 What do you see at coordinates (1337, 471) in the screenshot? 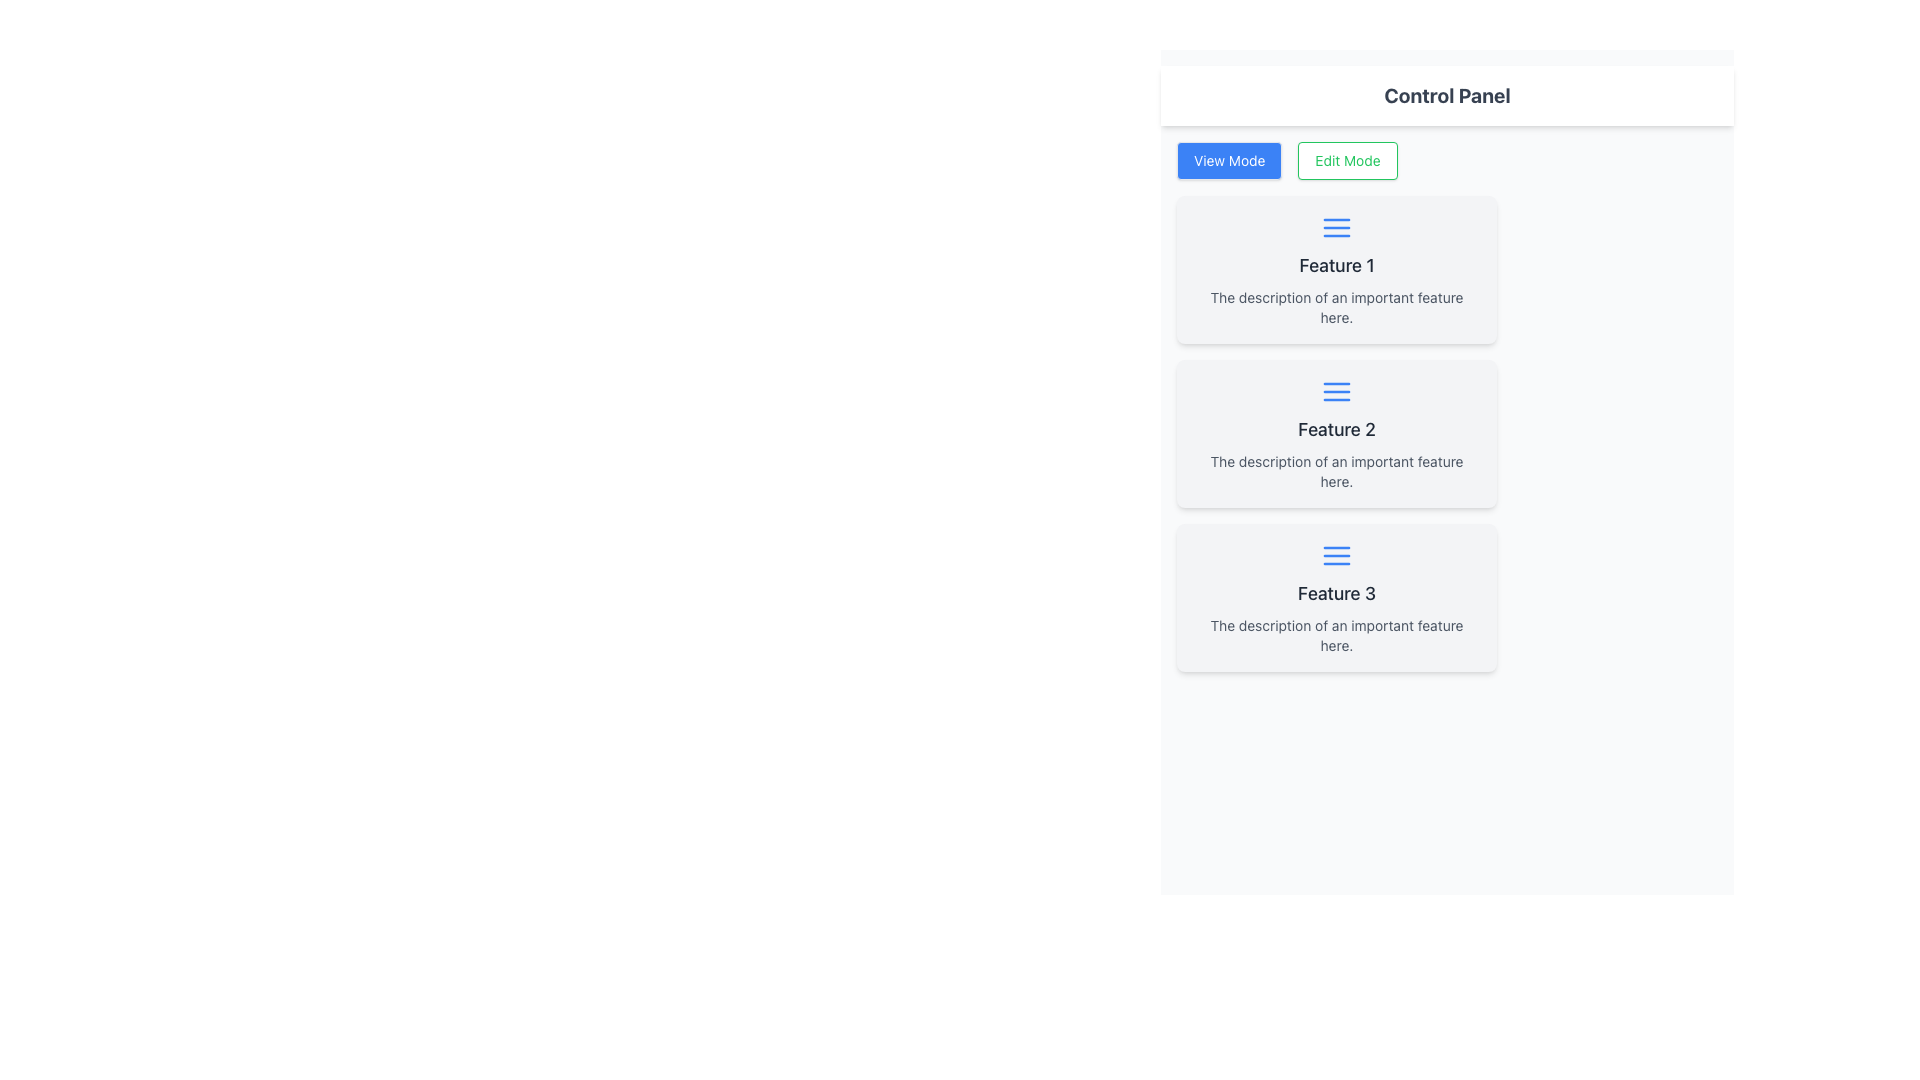
I see `the Text Block that provides a concise description associated with 'Feature 2', located directly below the heading 'Feature 2' and centered within the second feature box` at bounding box center [1337, 471].